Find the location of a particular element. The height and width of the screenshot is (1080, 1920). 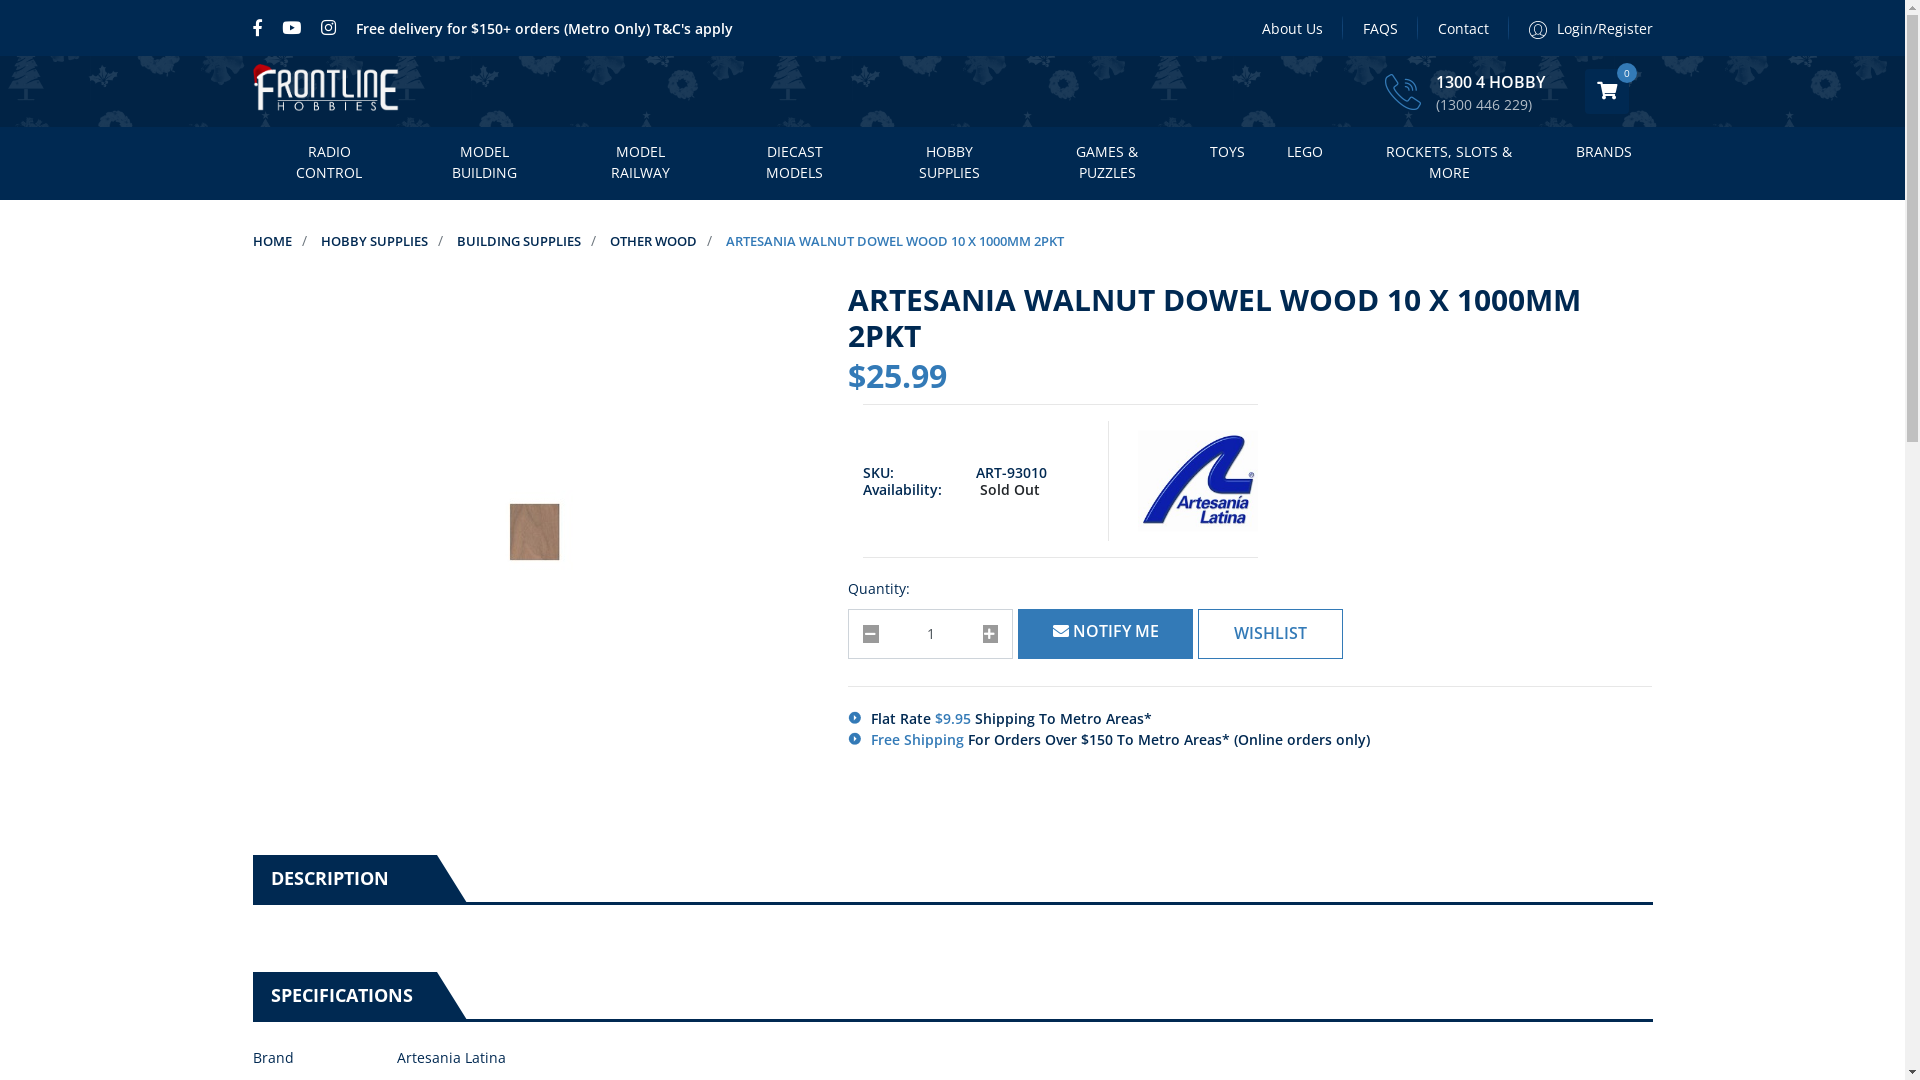

'Free delivery for $150+ orders (Metro Only) T&C's apply' is located at coordinates (544, 27).